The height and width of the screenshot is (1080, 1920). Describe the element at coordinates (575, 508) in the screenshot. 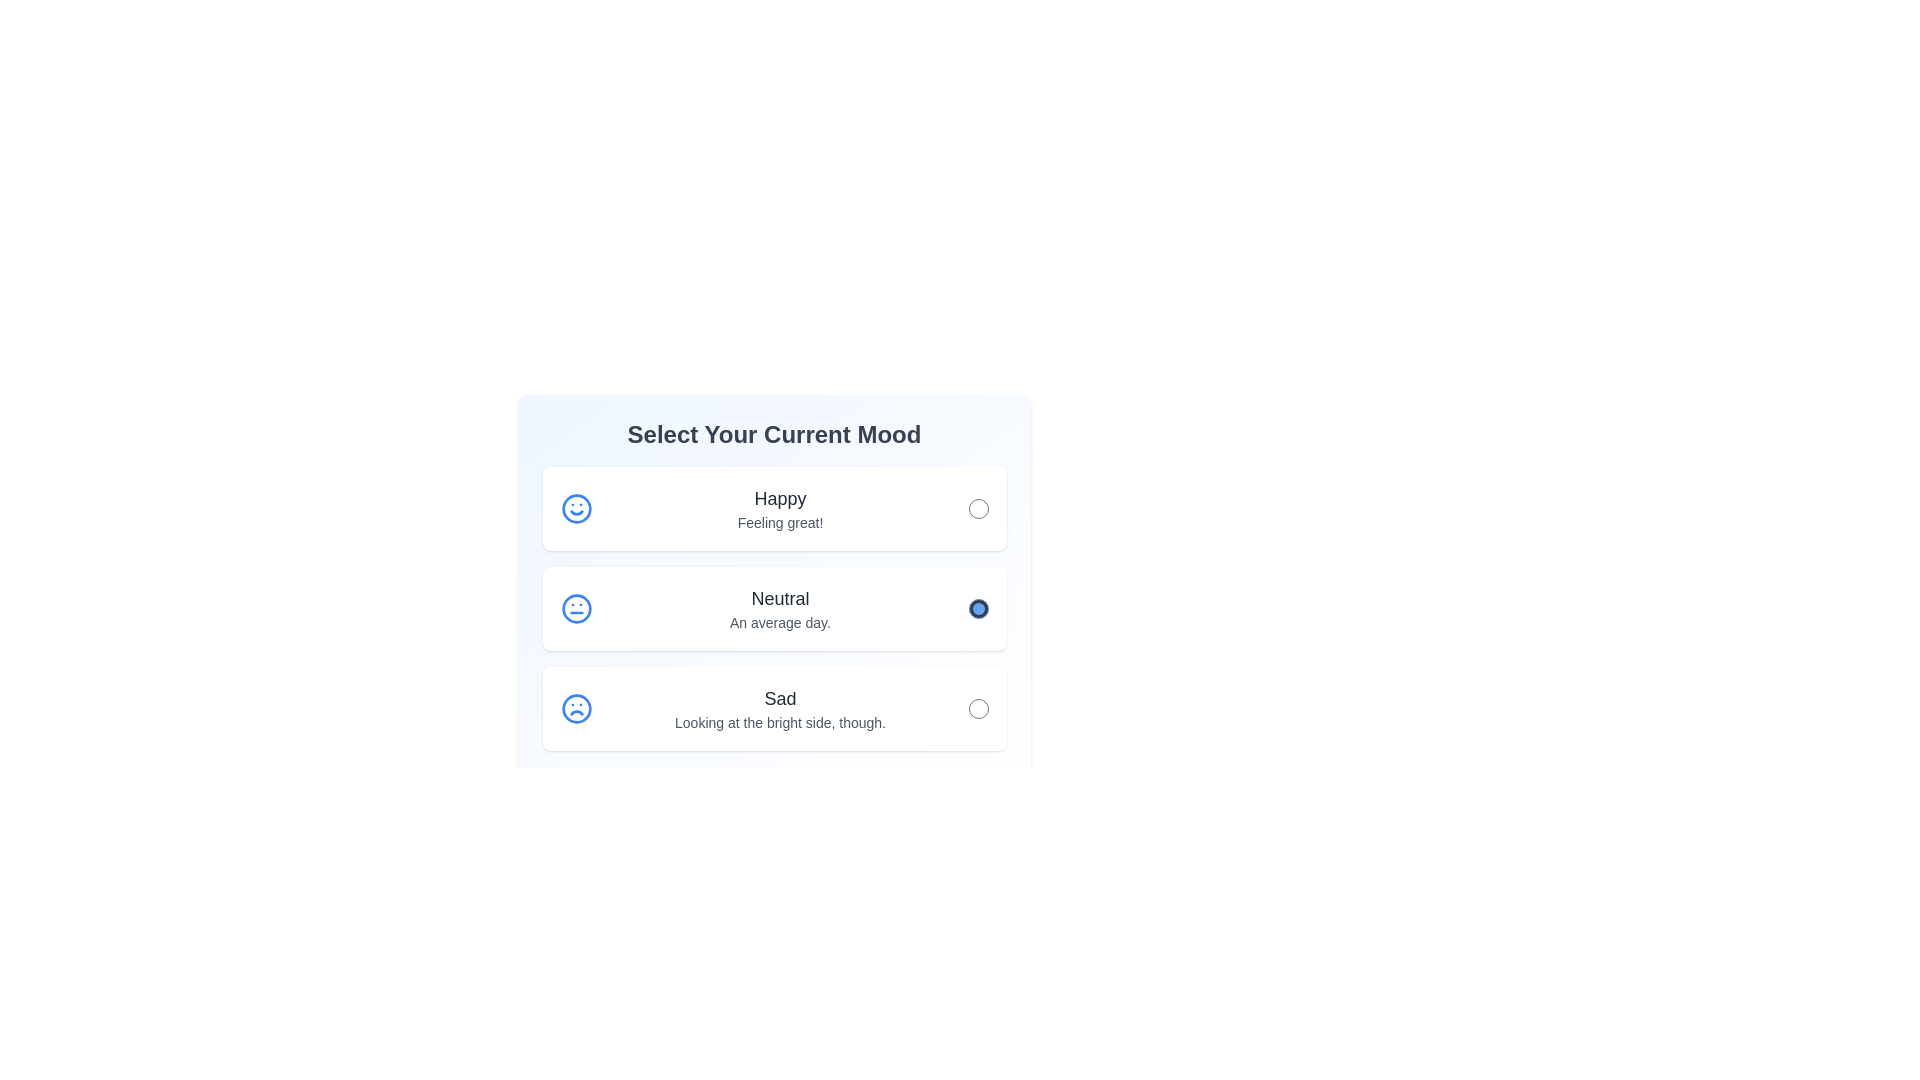

I see `the circular element that forms the base shape of the smiley icon representing the 'Happy' mood option in the mood selection interface` at that location.